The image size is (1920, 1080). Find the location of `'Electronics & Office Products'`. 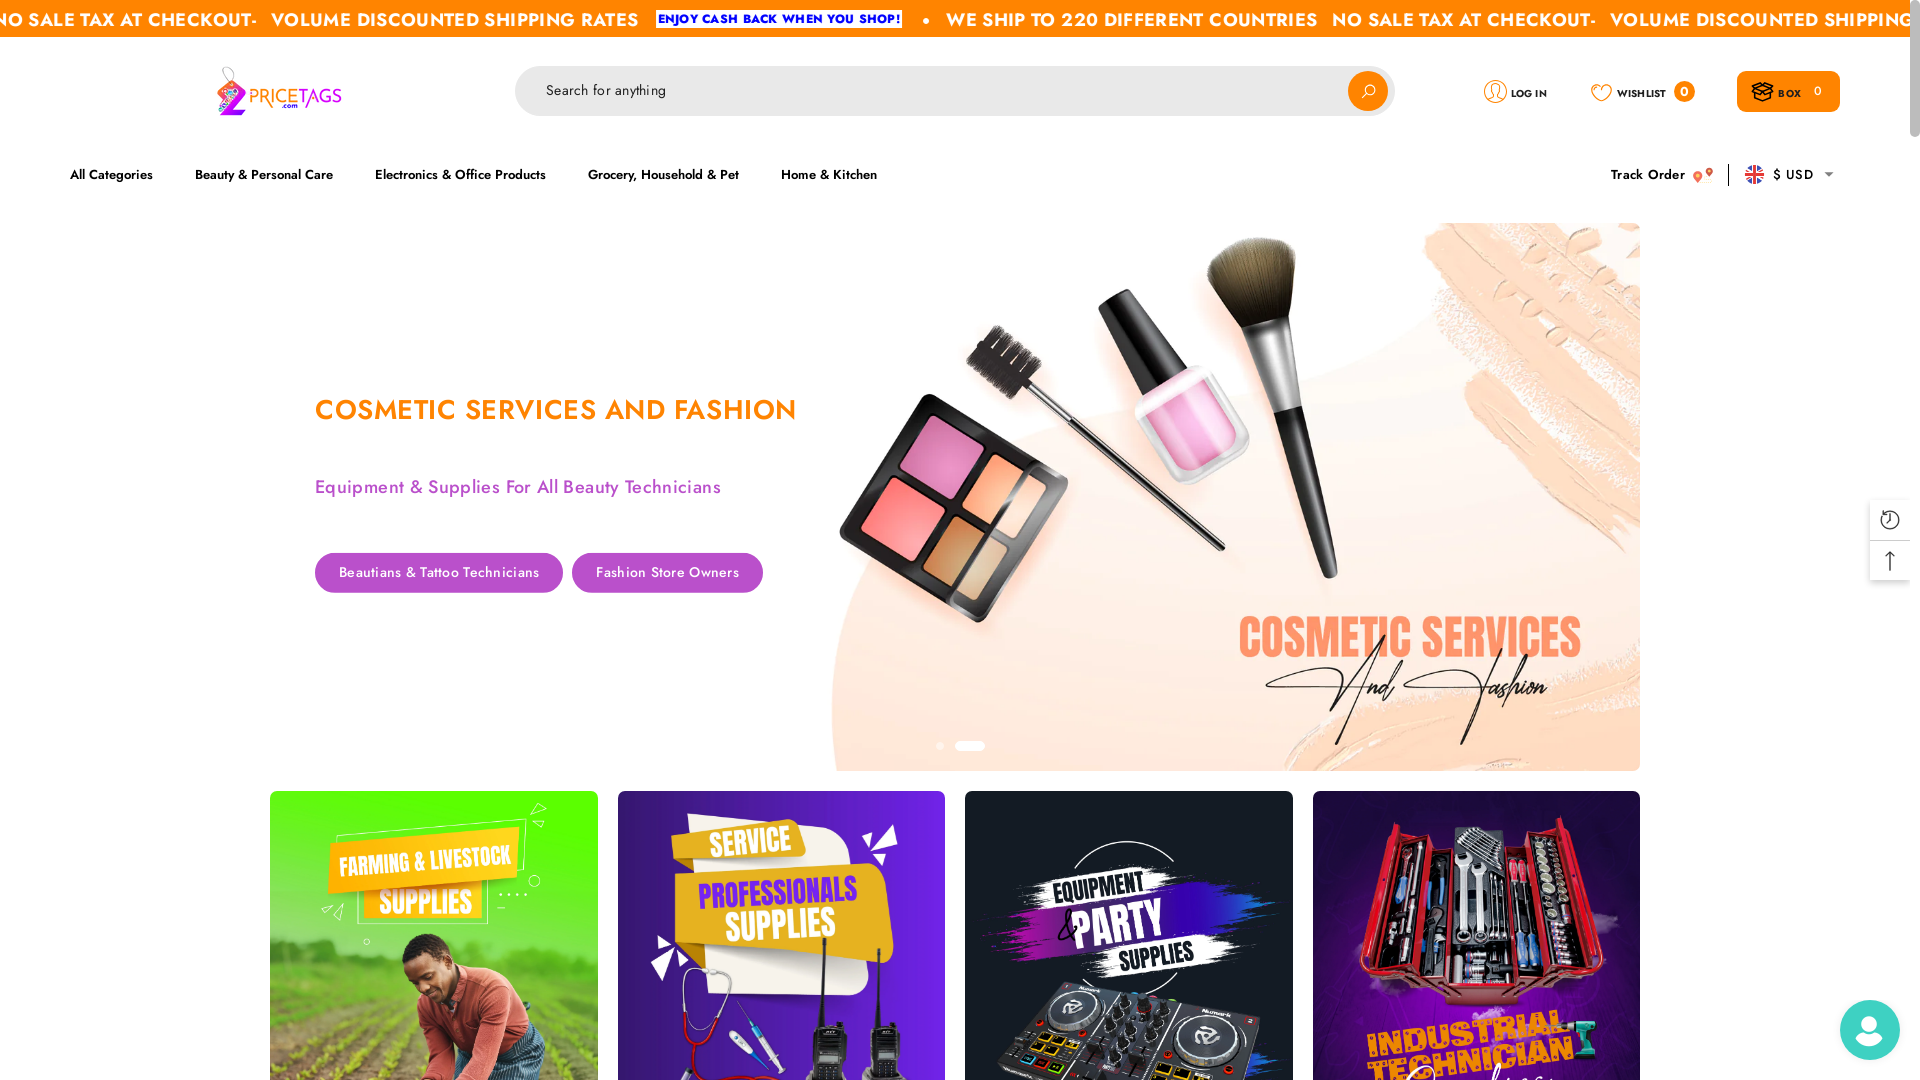

'Electronics & Office Products' is located at coordinates (459, 173).